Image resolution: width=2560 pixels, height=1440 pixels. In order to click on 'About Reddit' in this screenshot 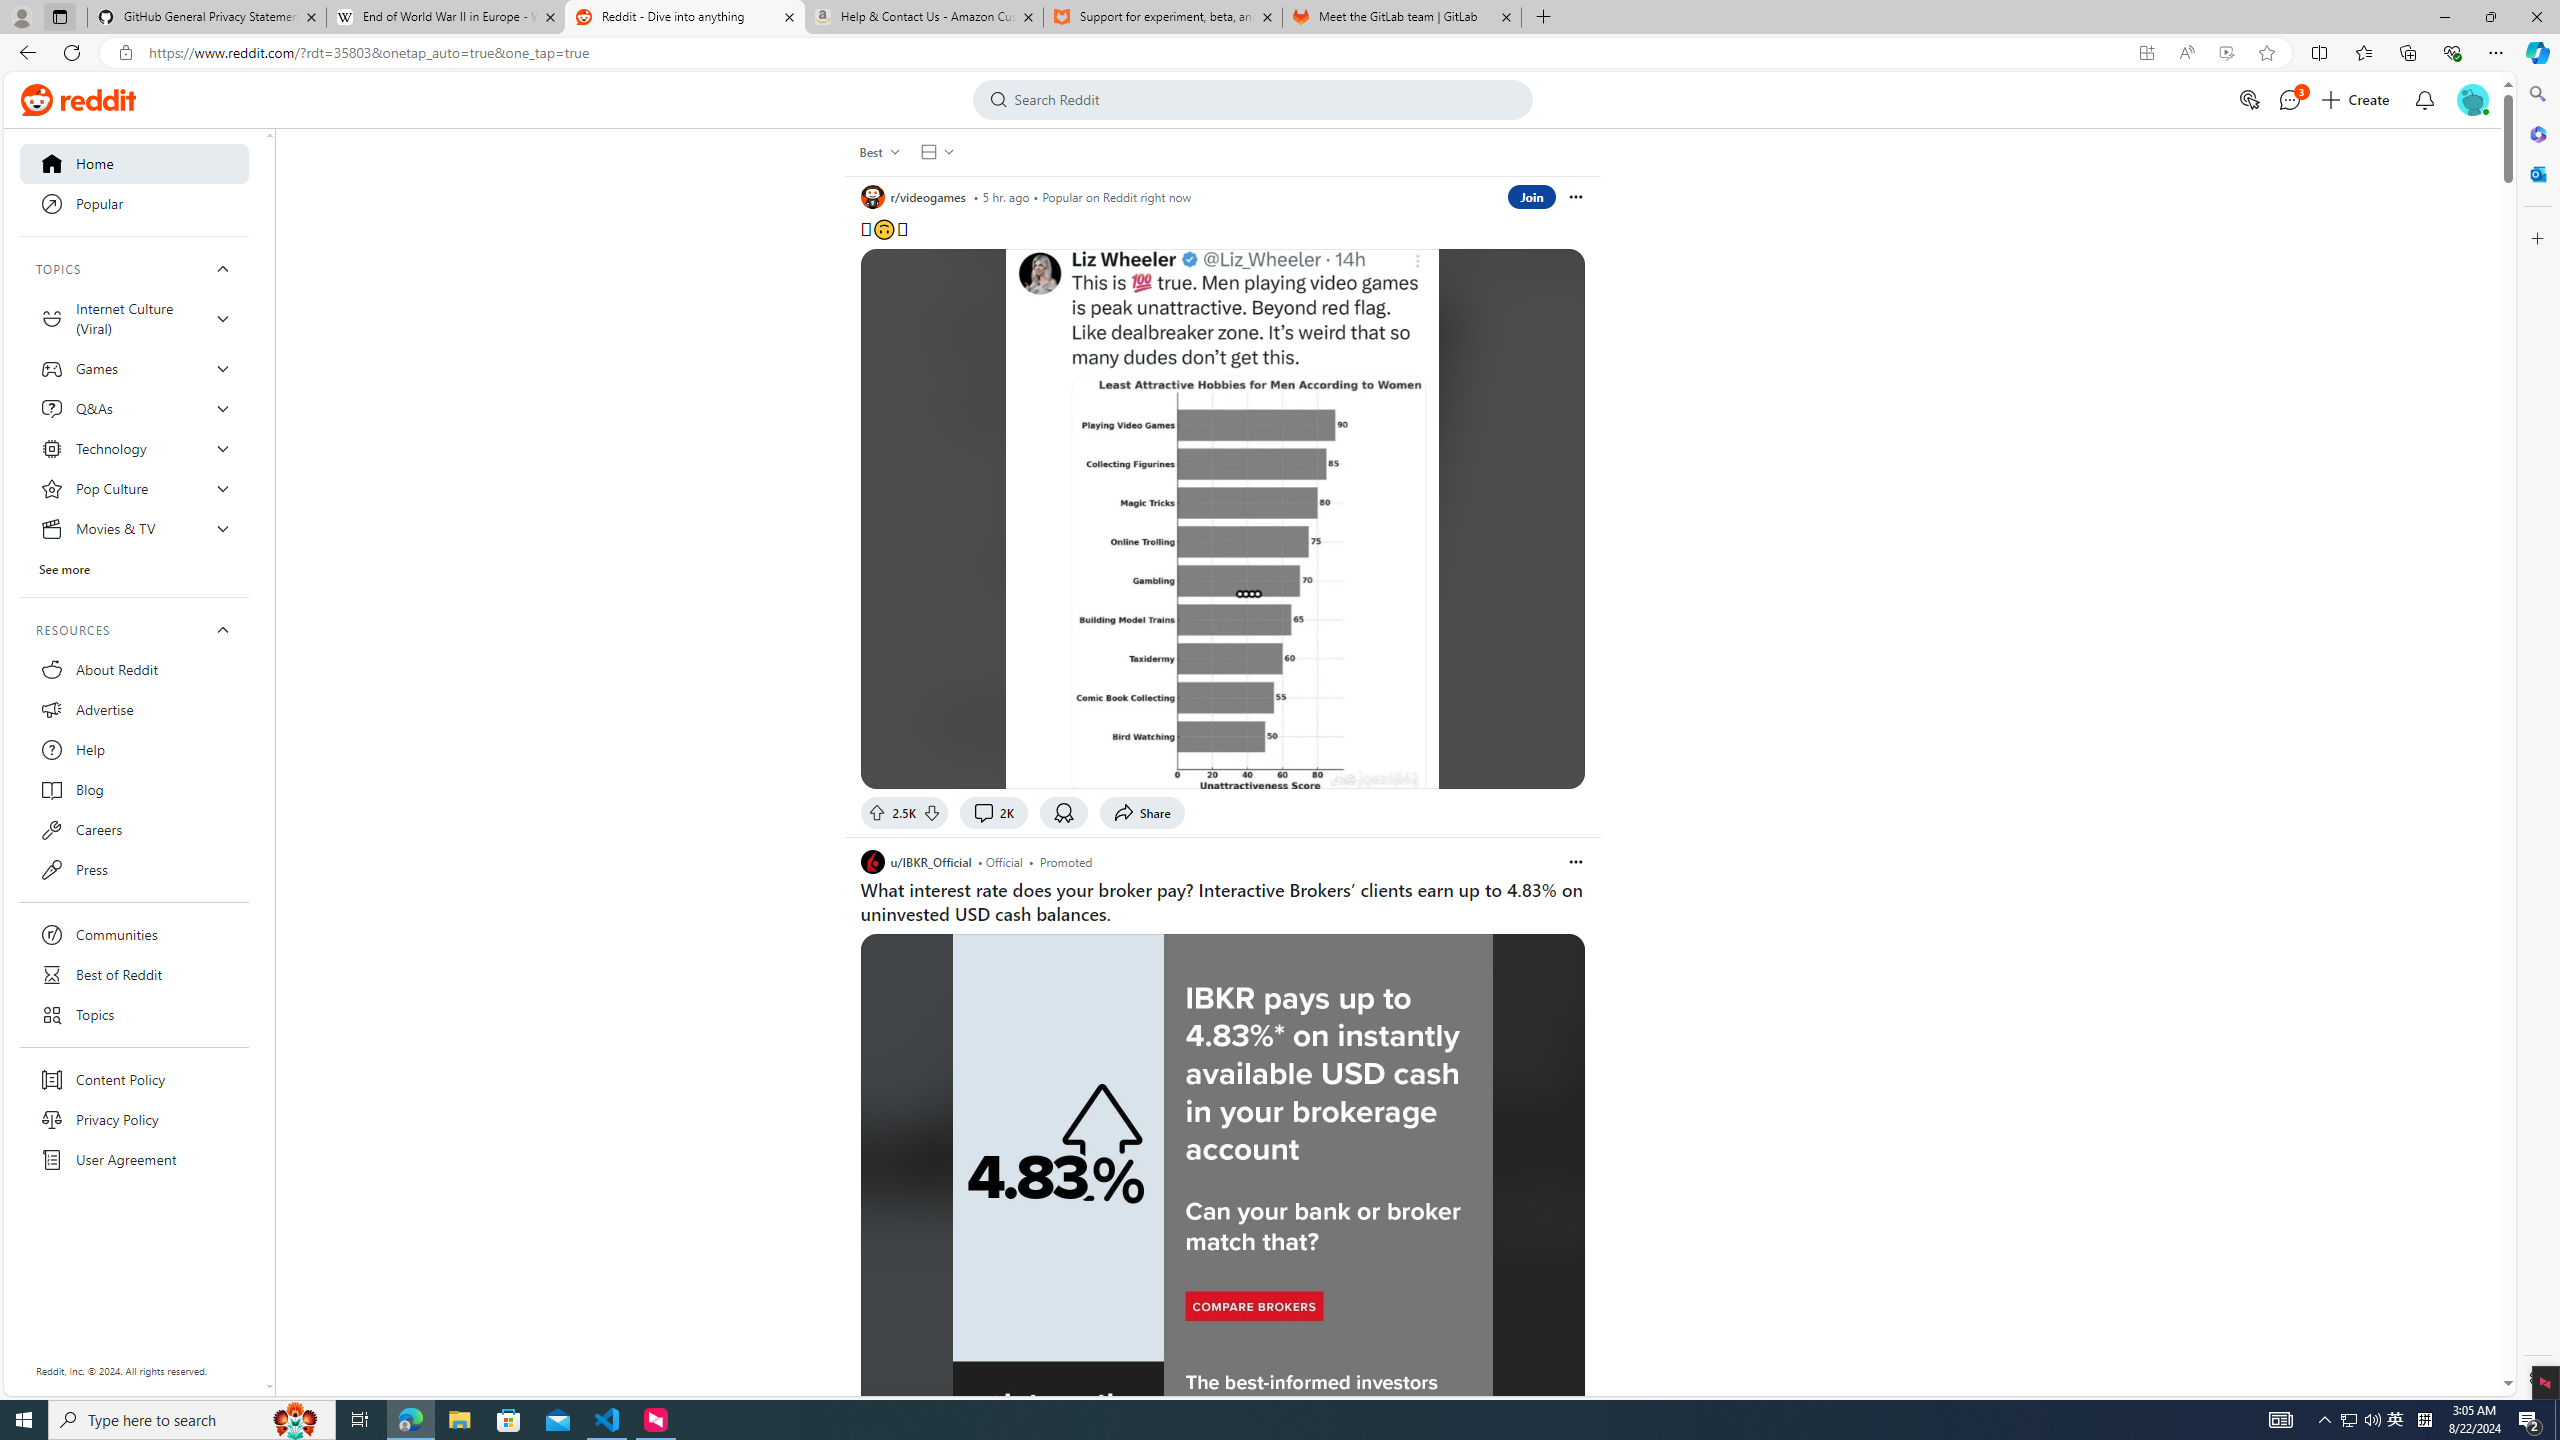, I will do `click(134, 669)`.